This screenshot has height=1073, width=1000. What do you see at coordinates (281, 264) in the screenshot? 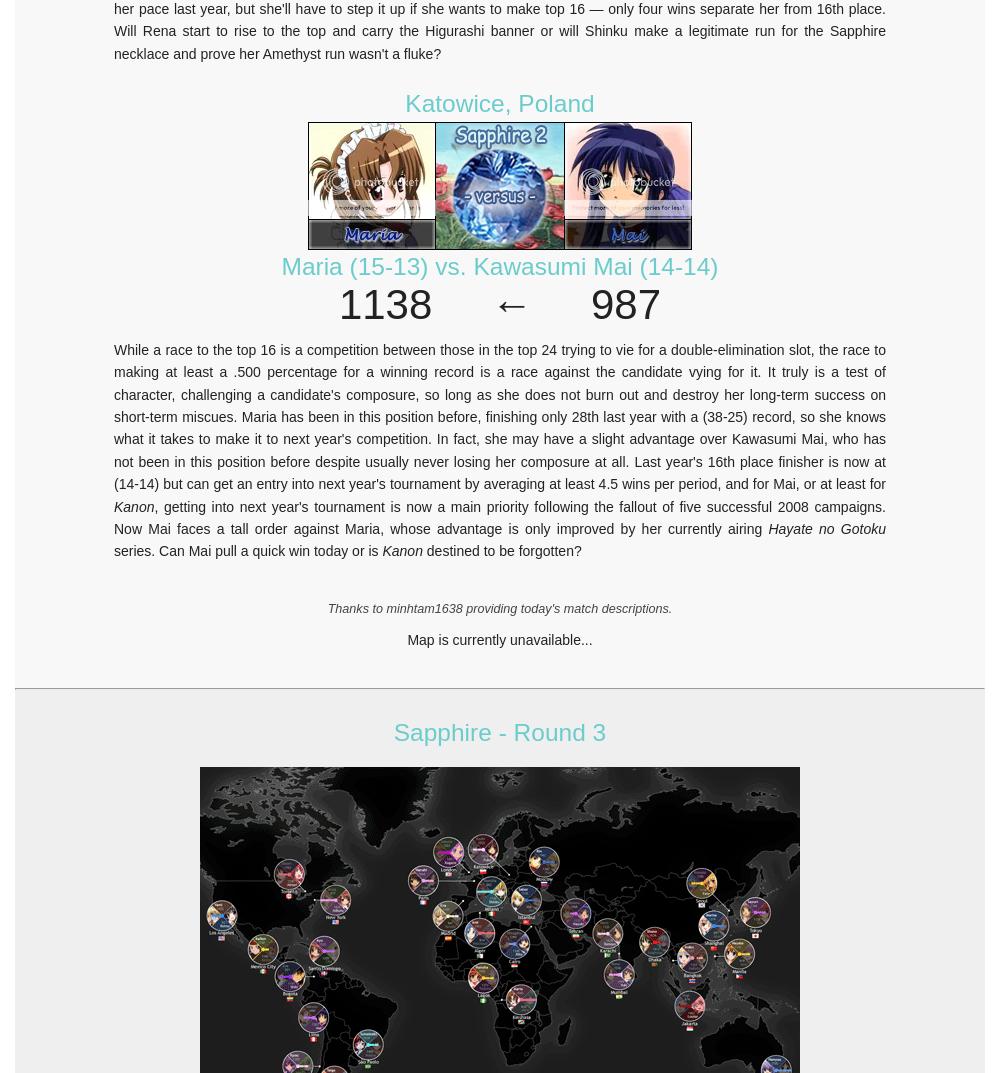
I see `'Maria (15-13) vs. Kawasumi Mai (14-14)'` at bounding box center [281, 264].